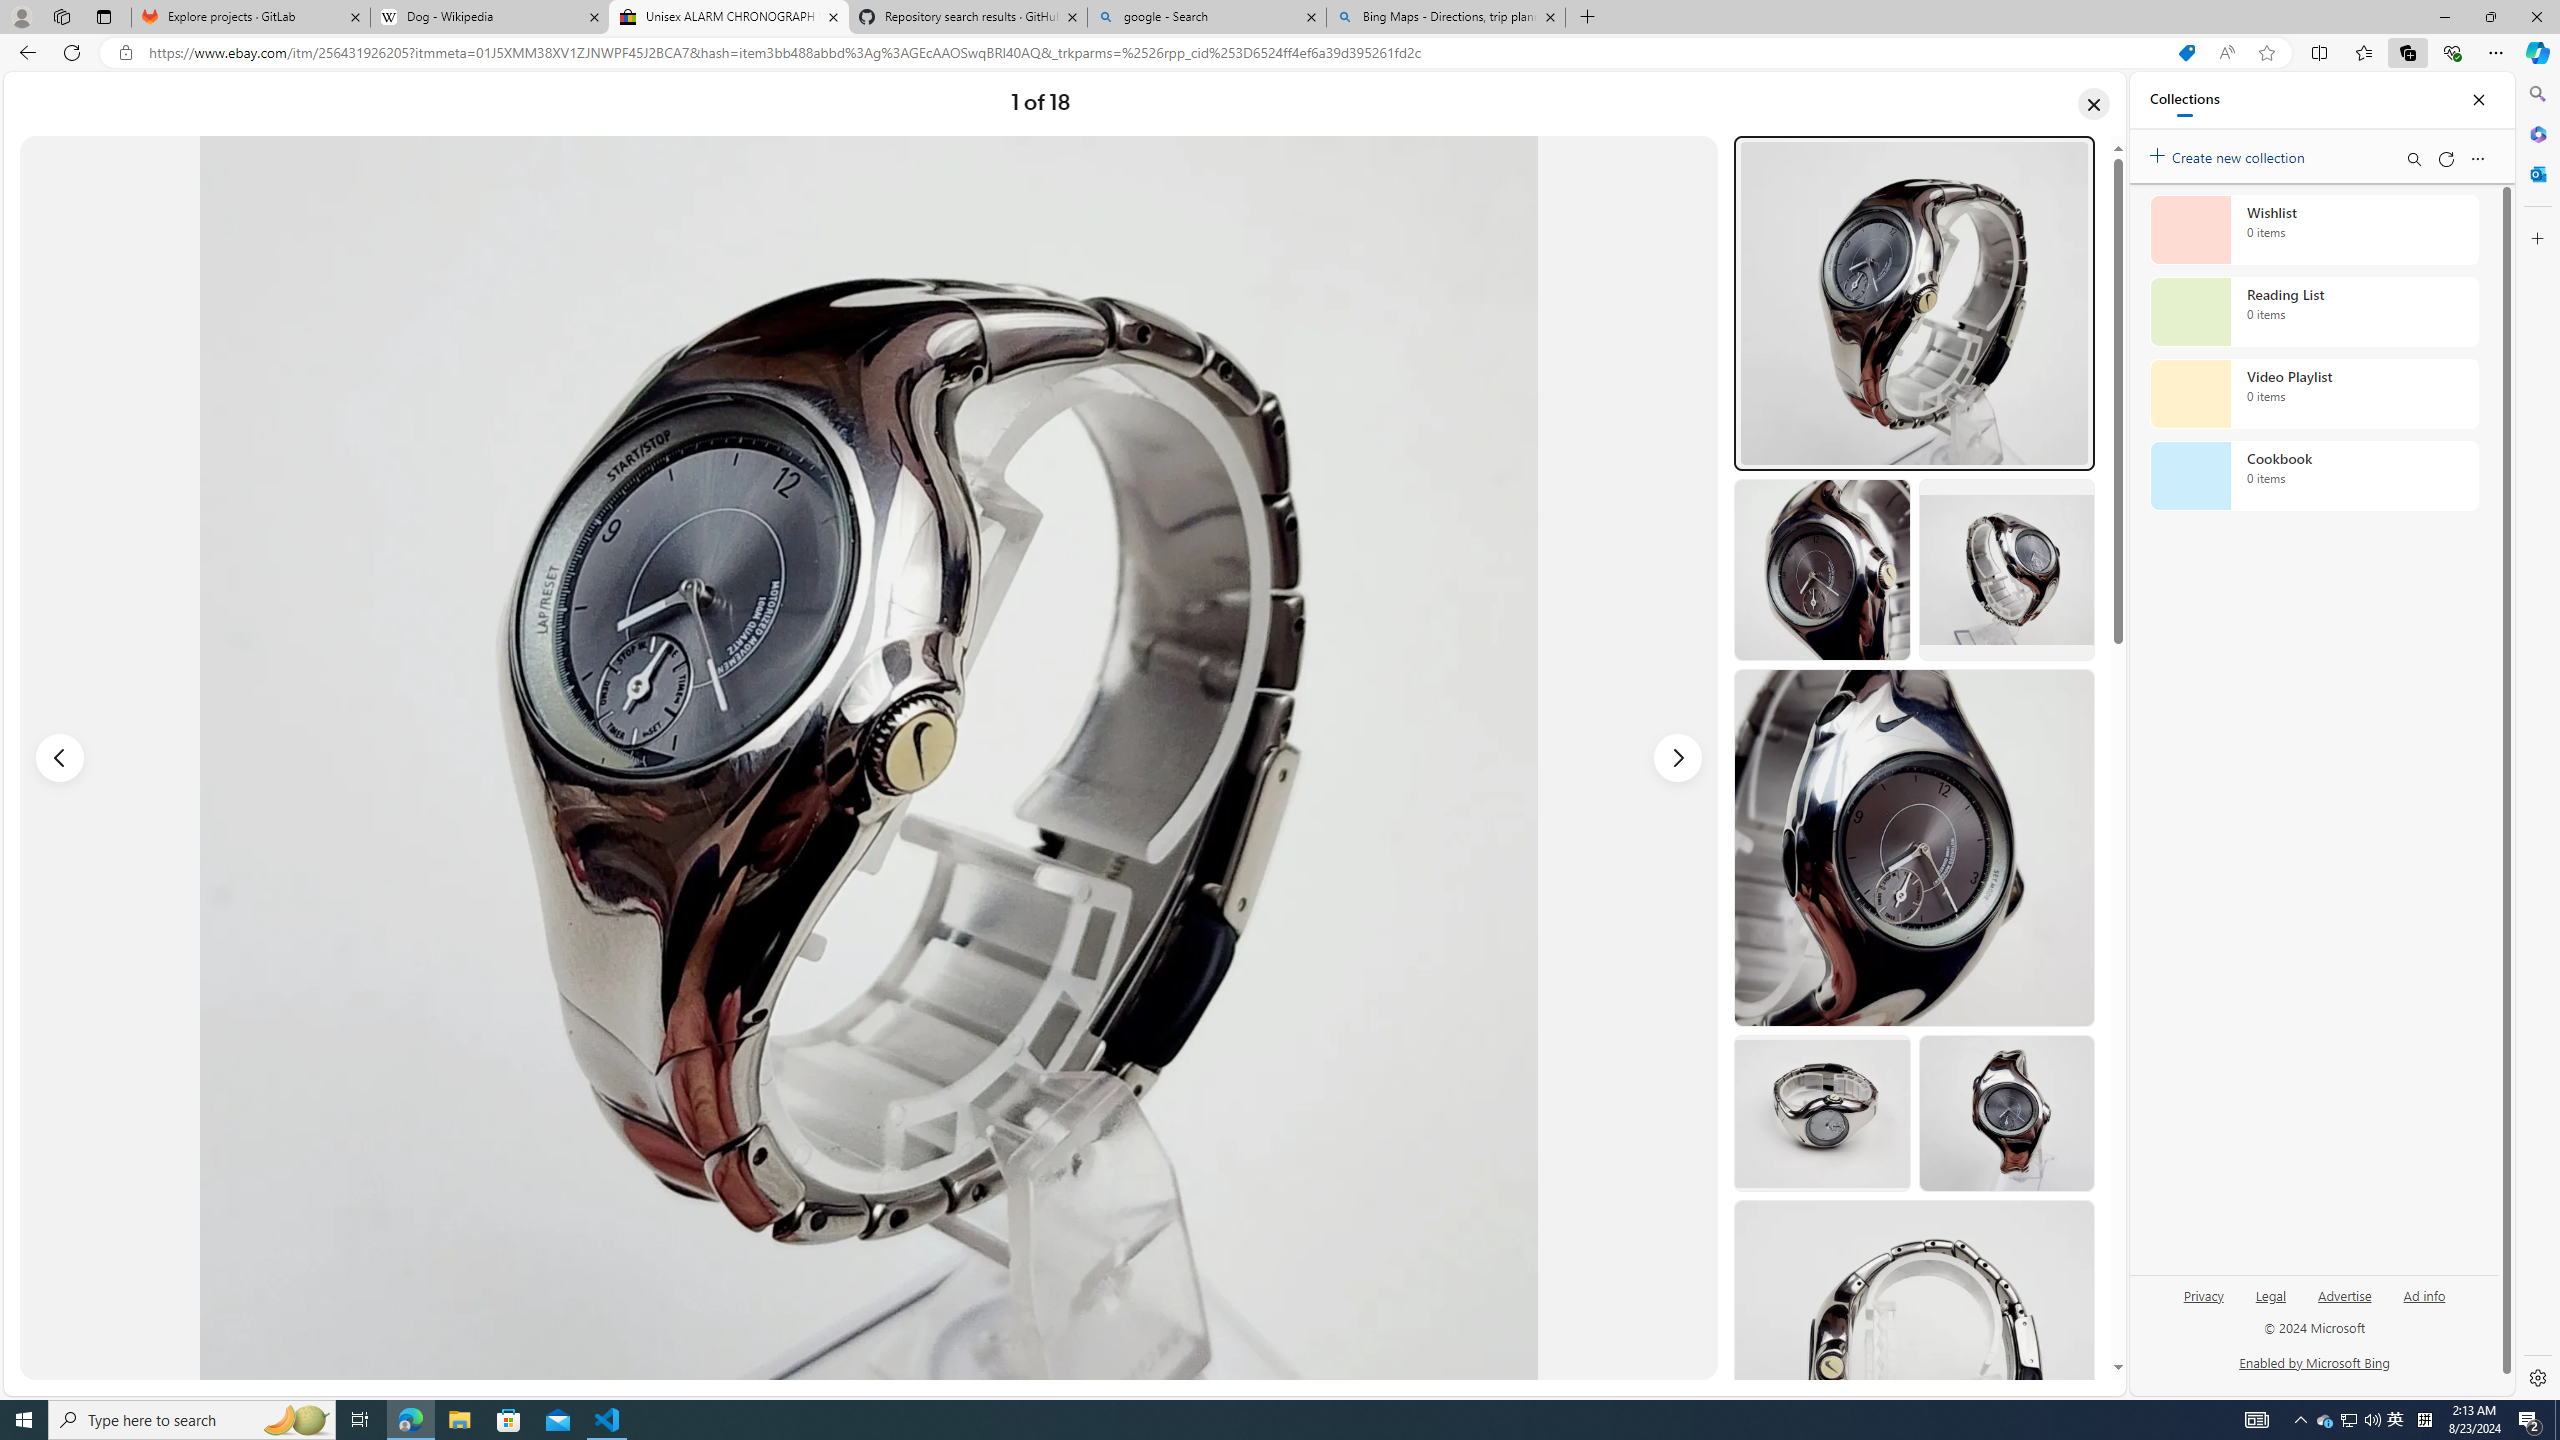  What do you see at coordinates (2314, 229) in the screenshot?
I see `'Wishlist collection, 0 items'` at bounding box center [2314, 229].